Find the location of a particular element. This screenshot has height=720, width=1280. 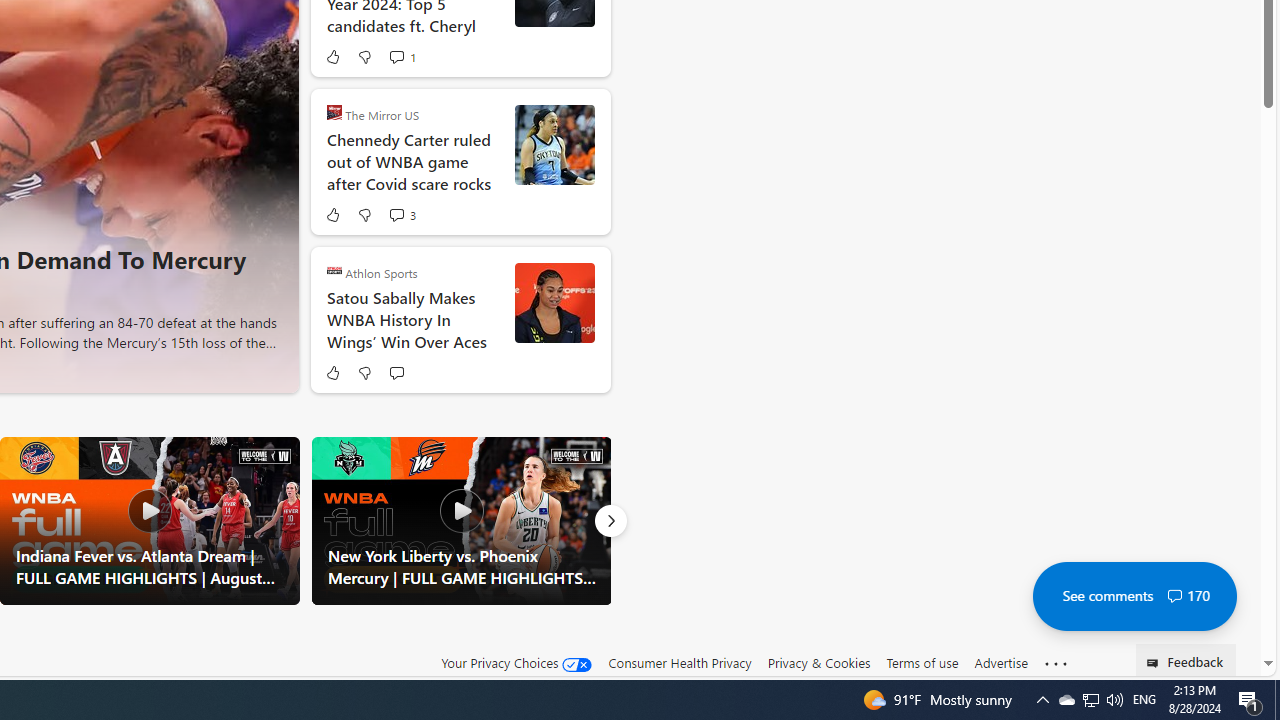

'Your Privacy Choices' is located at coordinates (517, 663).